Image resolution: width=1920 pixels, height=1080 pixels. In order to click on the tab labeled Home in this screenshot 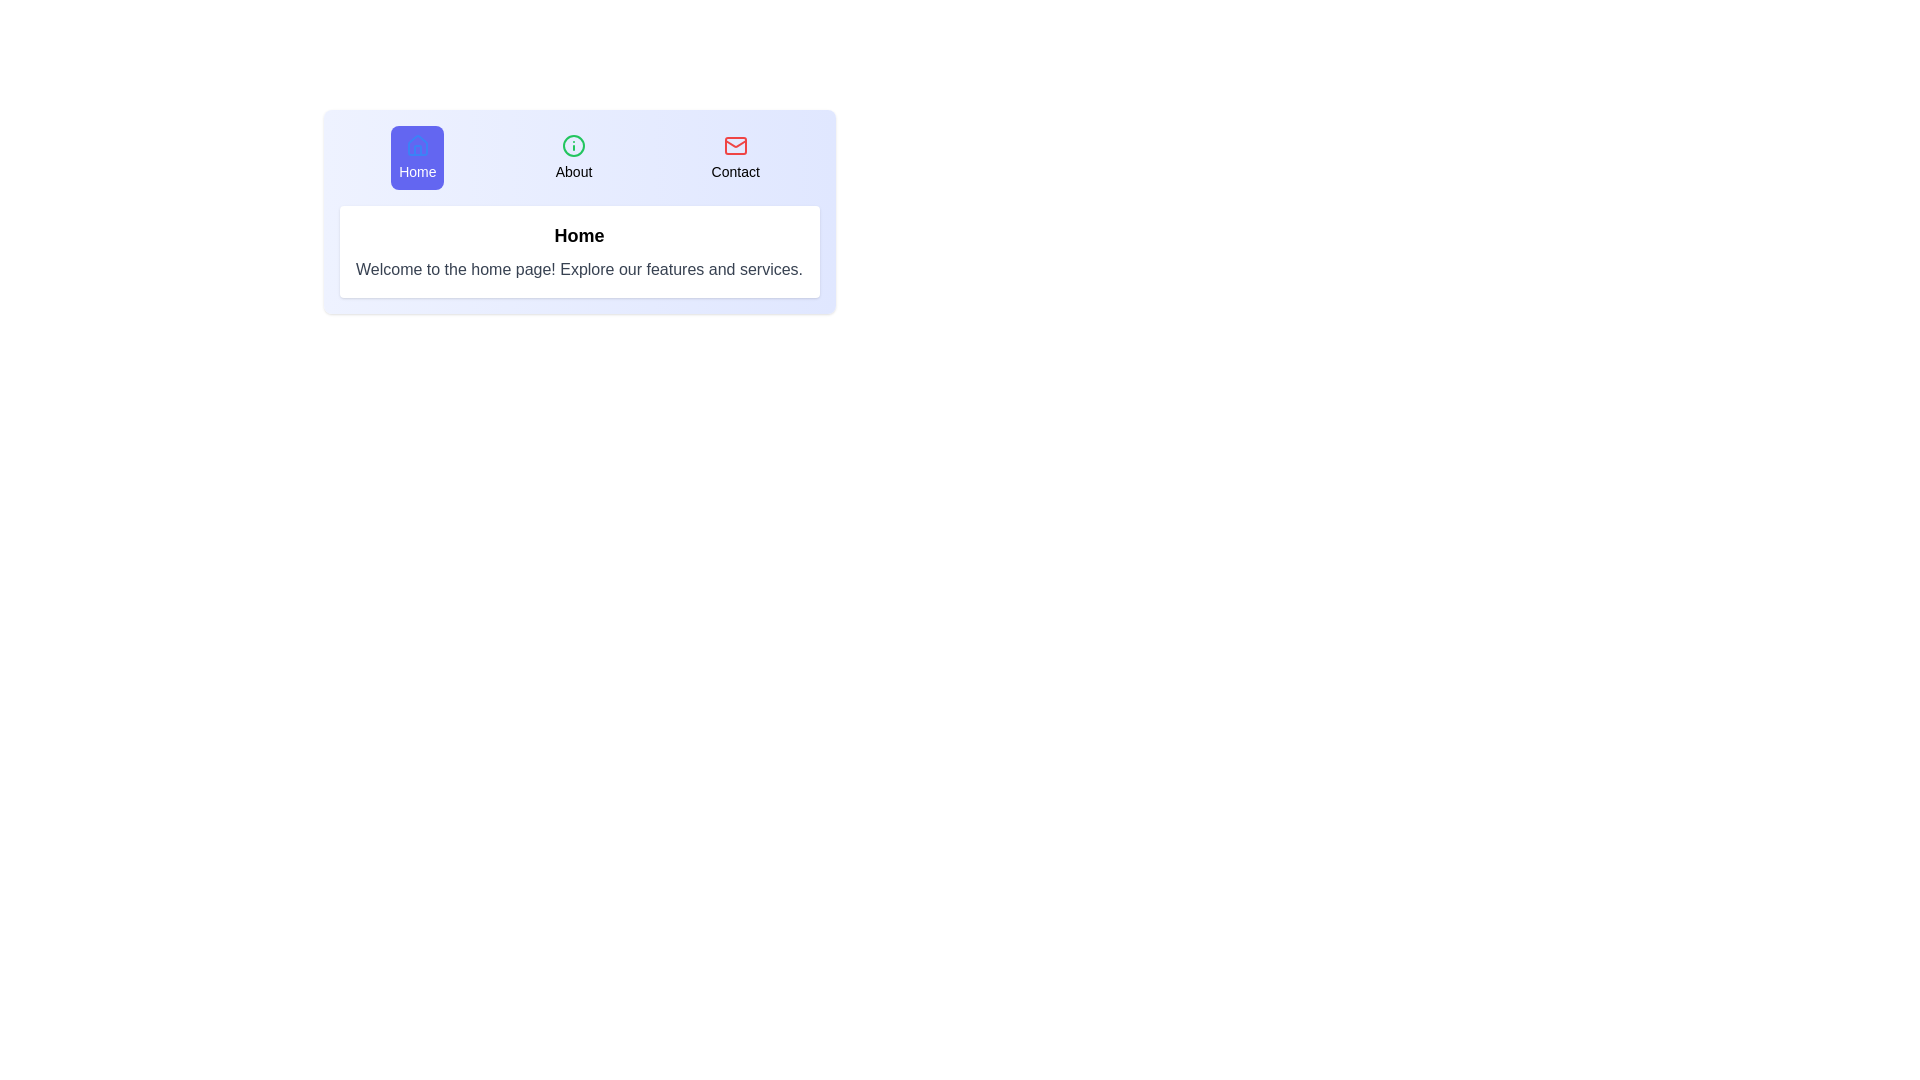, I will do `click(416, 157)`.